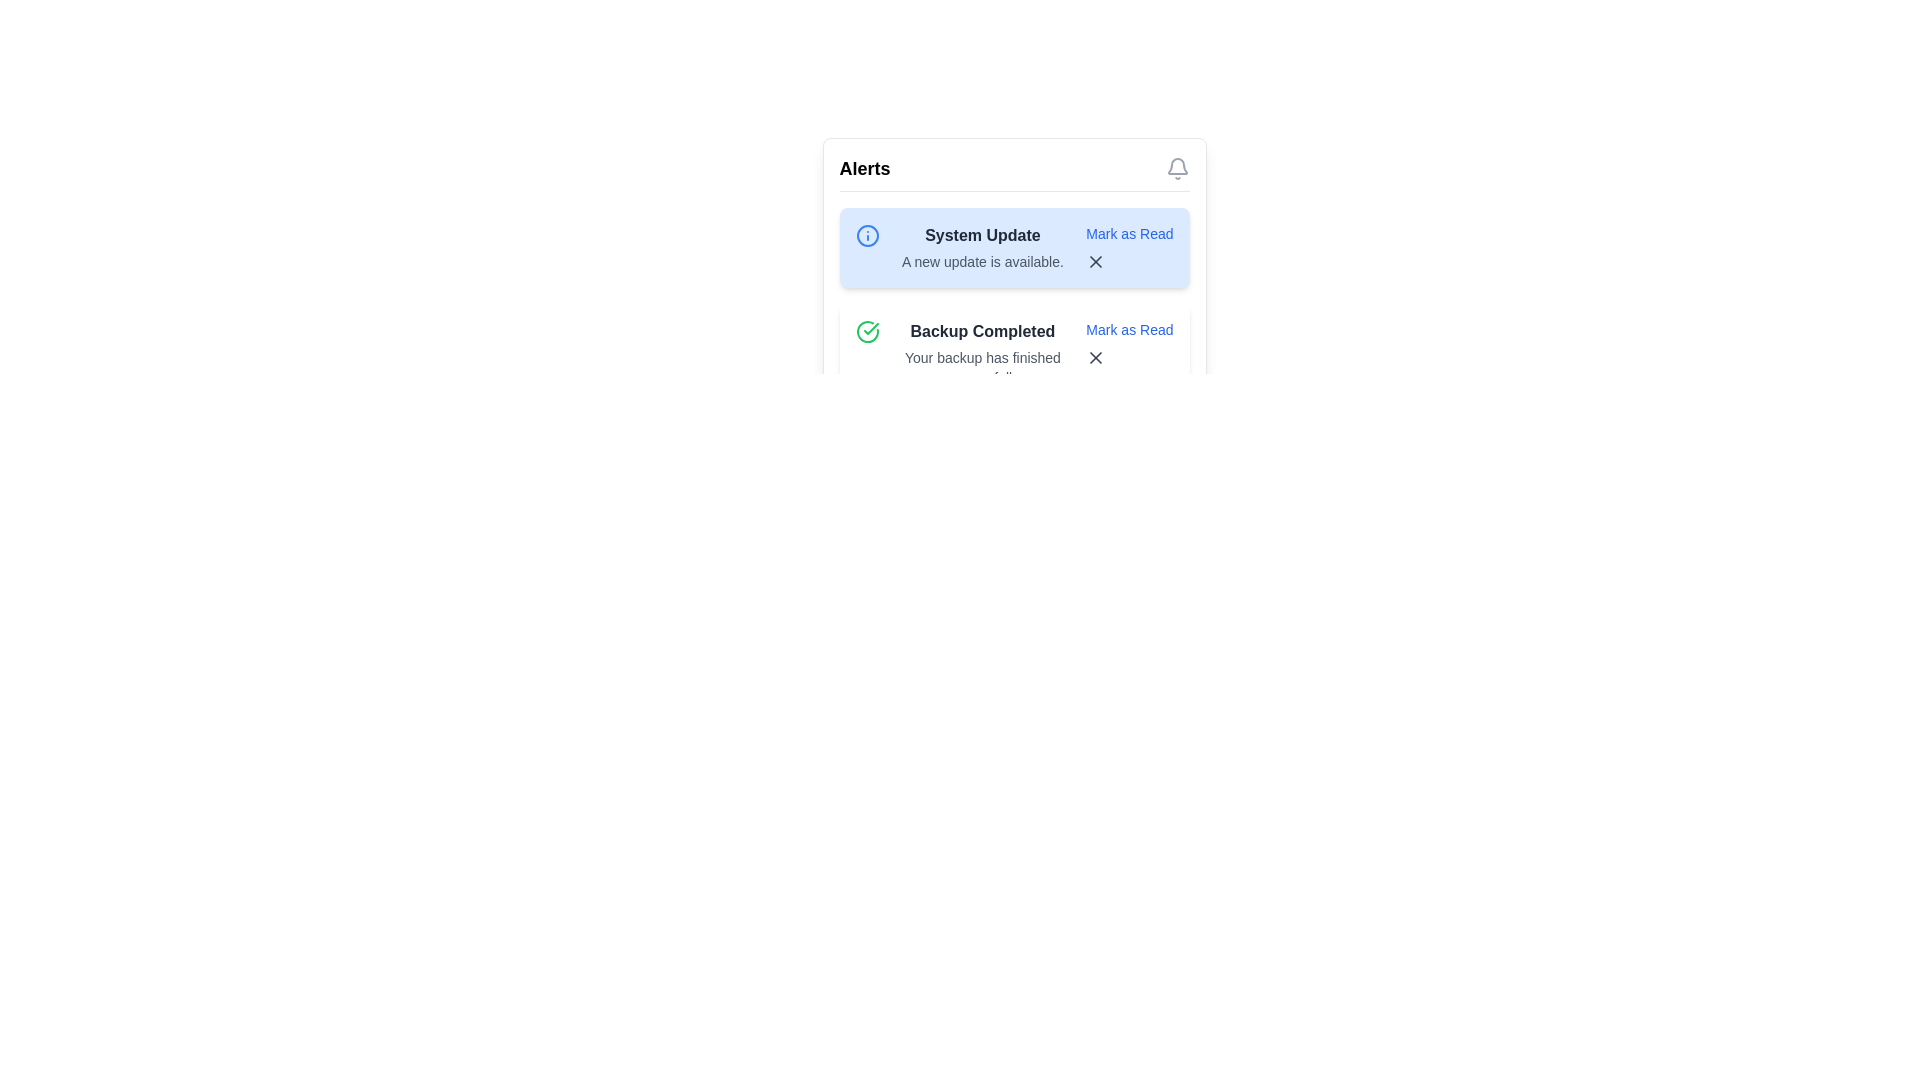 The image size is (1920, 1080). I want to click on the 'System Update' notification element, which is displayed in bold dark gray text and contains a smaller message in light gray text about a new update being available, located within the first notification box under 'Alerts', so click(982, 246).